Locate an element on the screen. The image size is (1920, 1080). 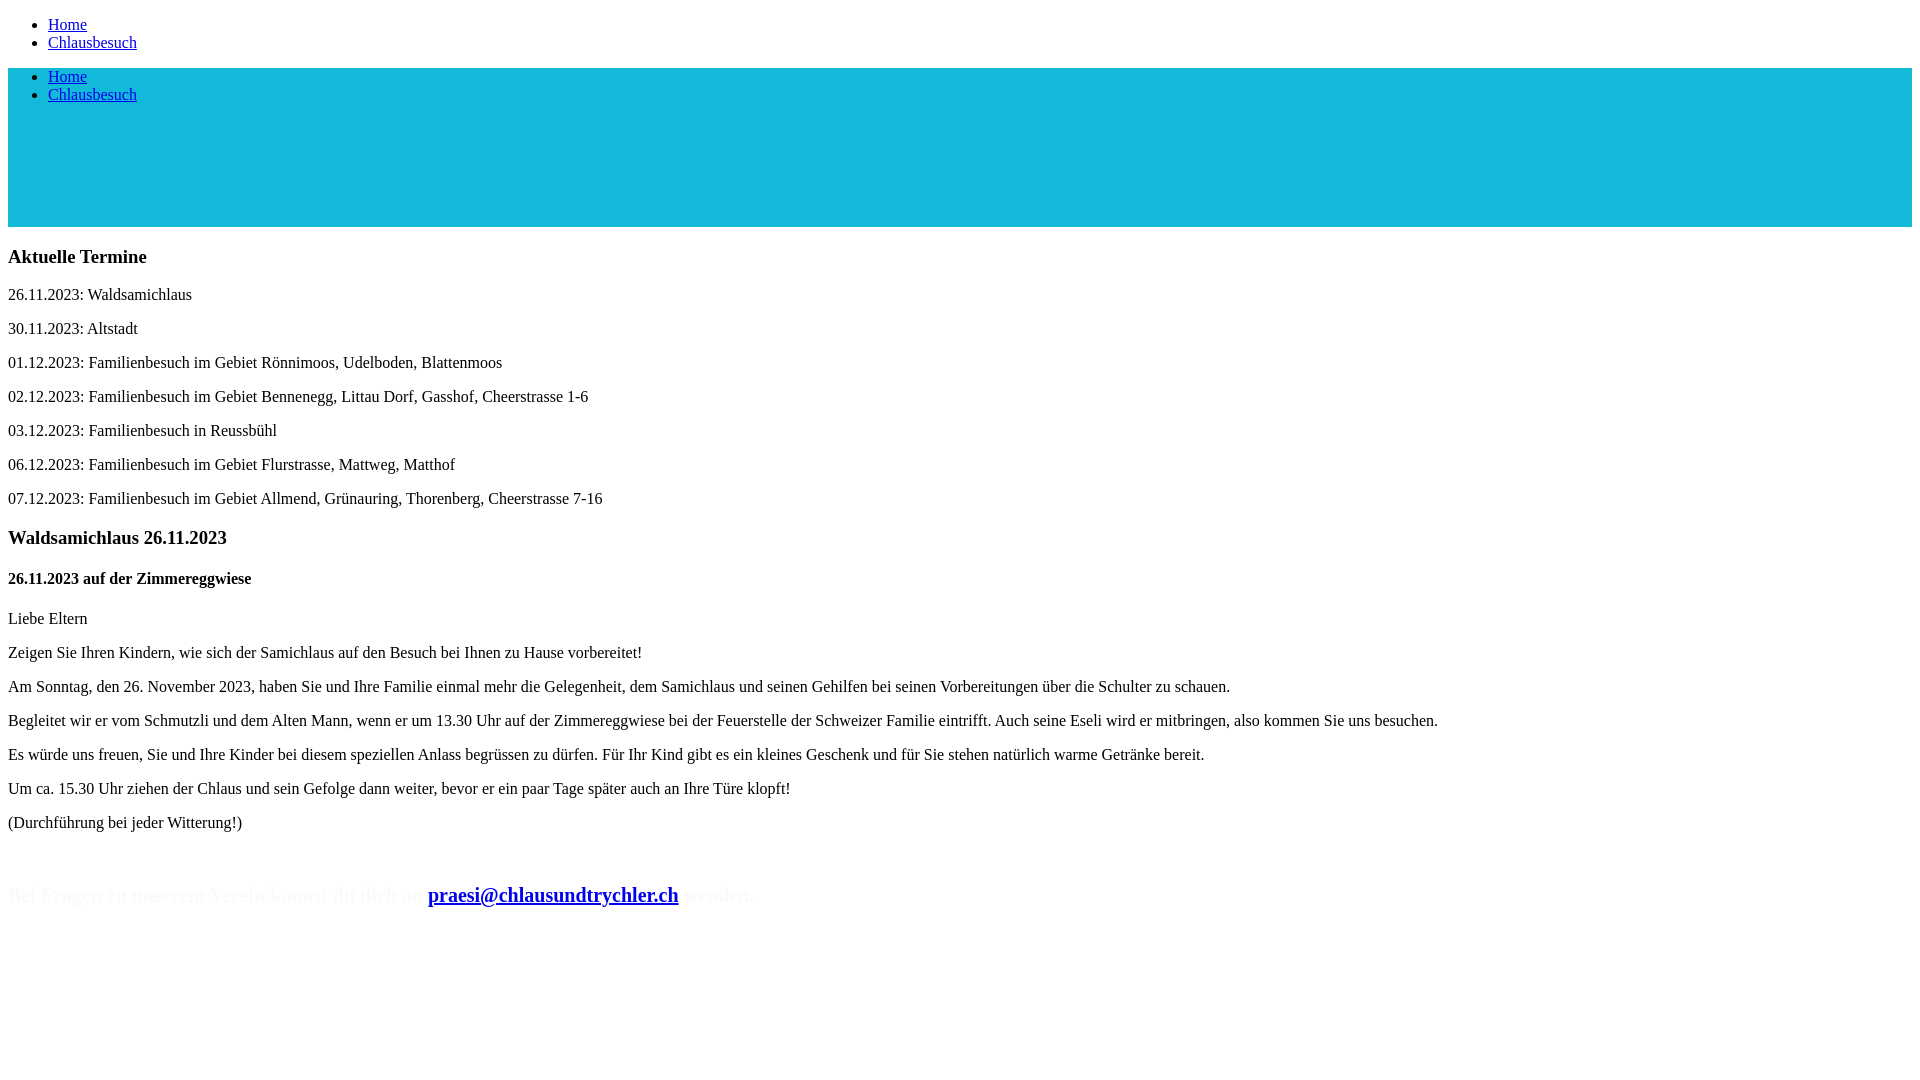
'Home' is located at coordinates (67, 24).